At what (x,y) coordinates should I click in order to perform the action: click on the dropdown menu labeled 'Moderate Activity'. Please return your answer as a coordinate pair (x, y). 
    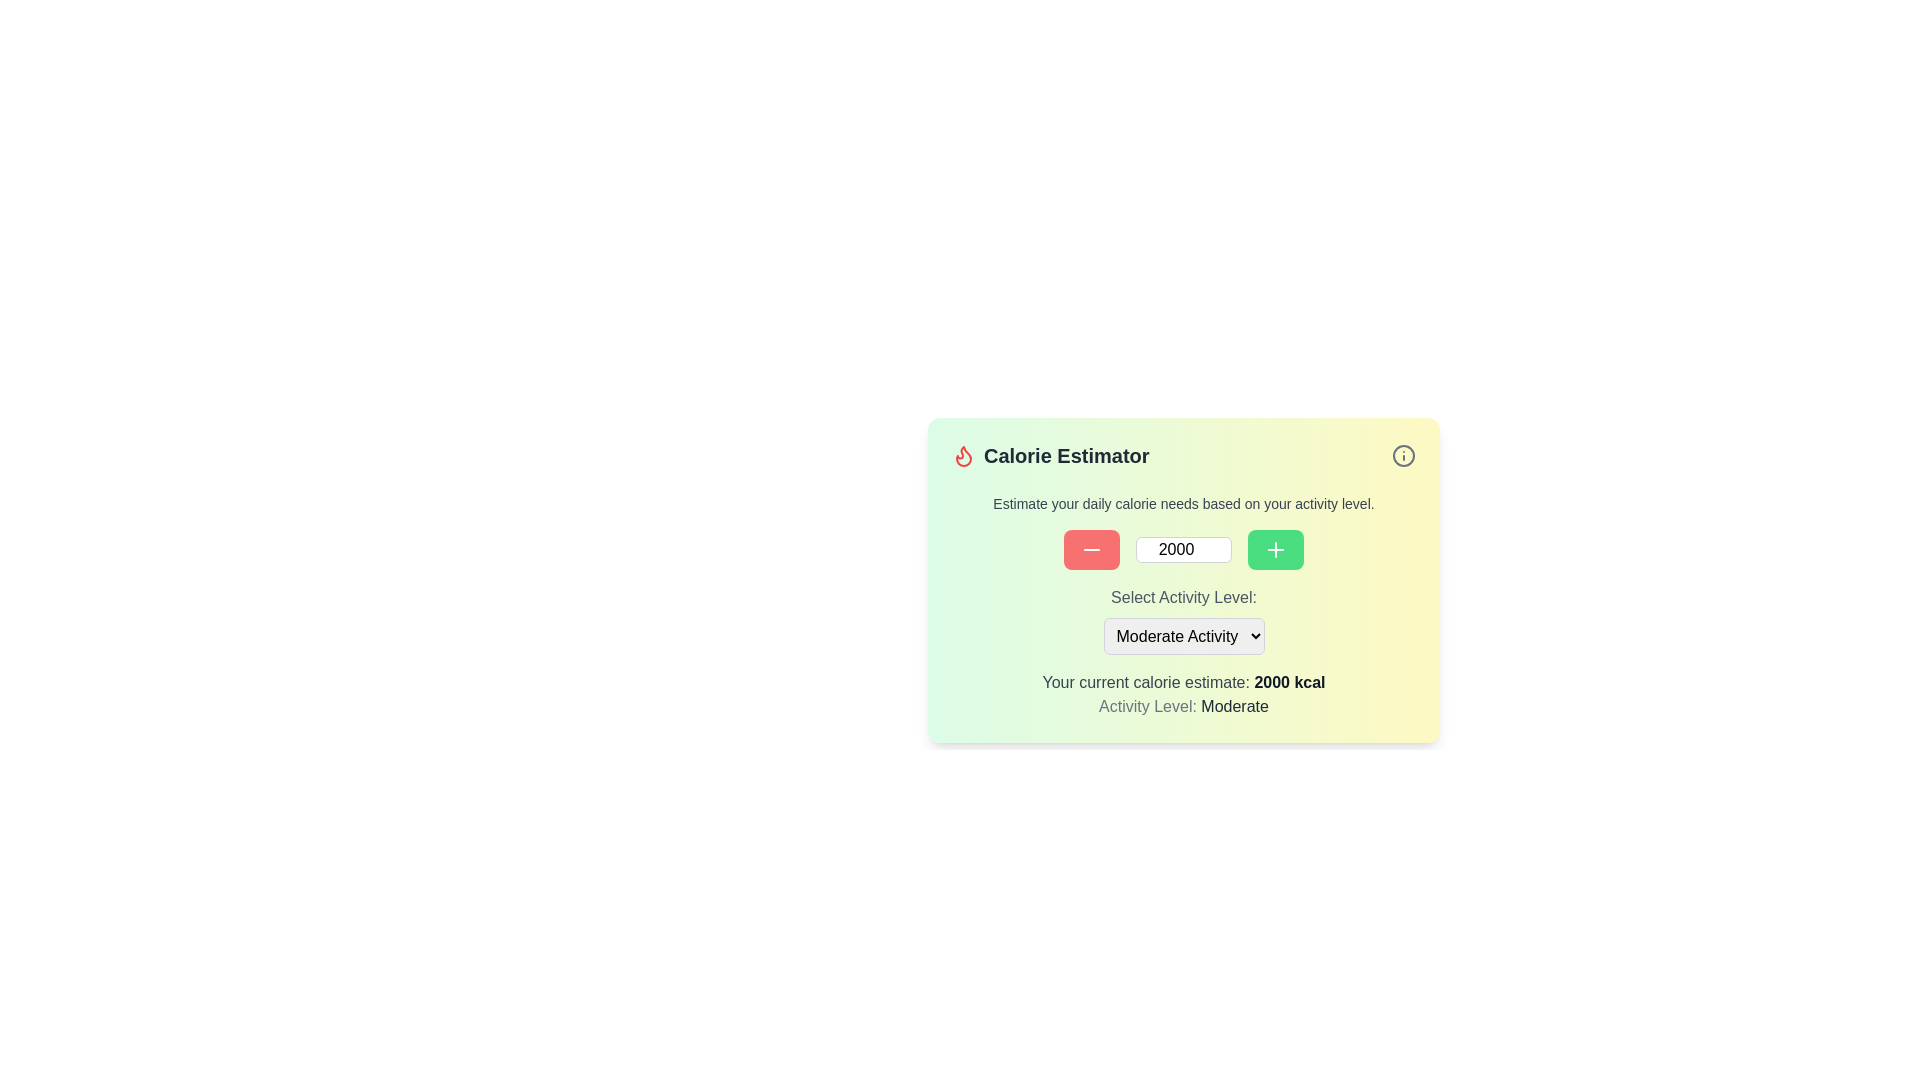
    Looking at the image, I should click on (1184, 636).